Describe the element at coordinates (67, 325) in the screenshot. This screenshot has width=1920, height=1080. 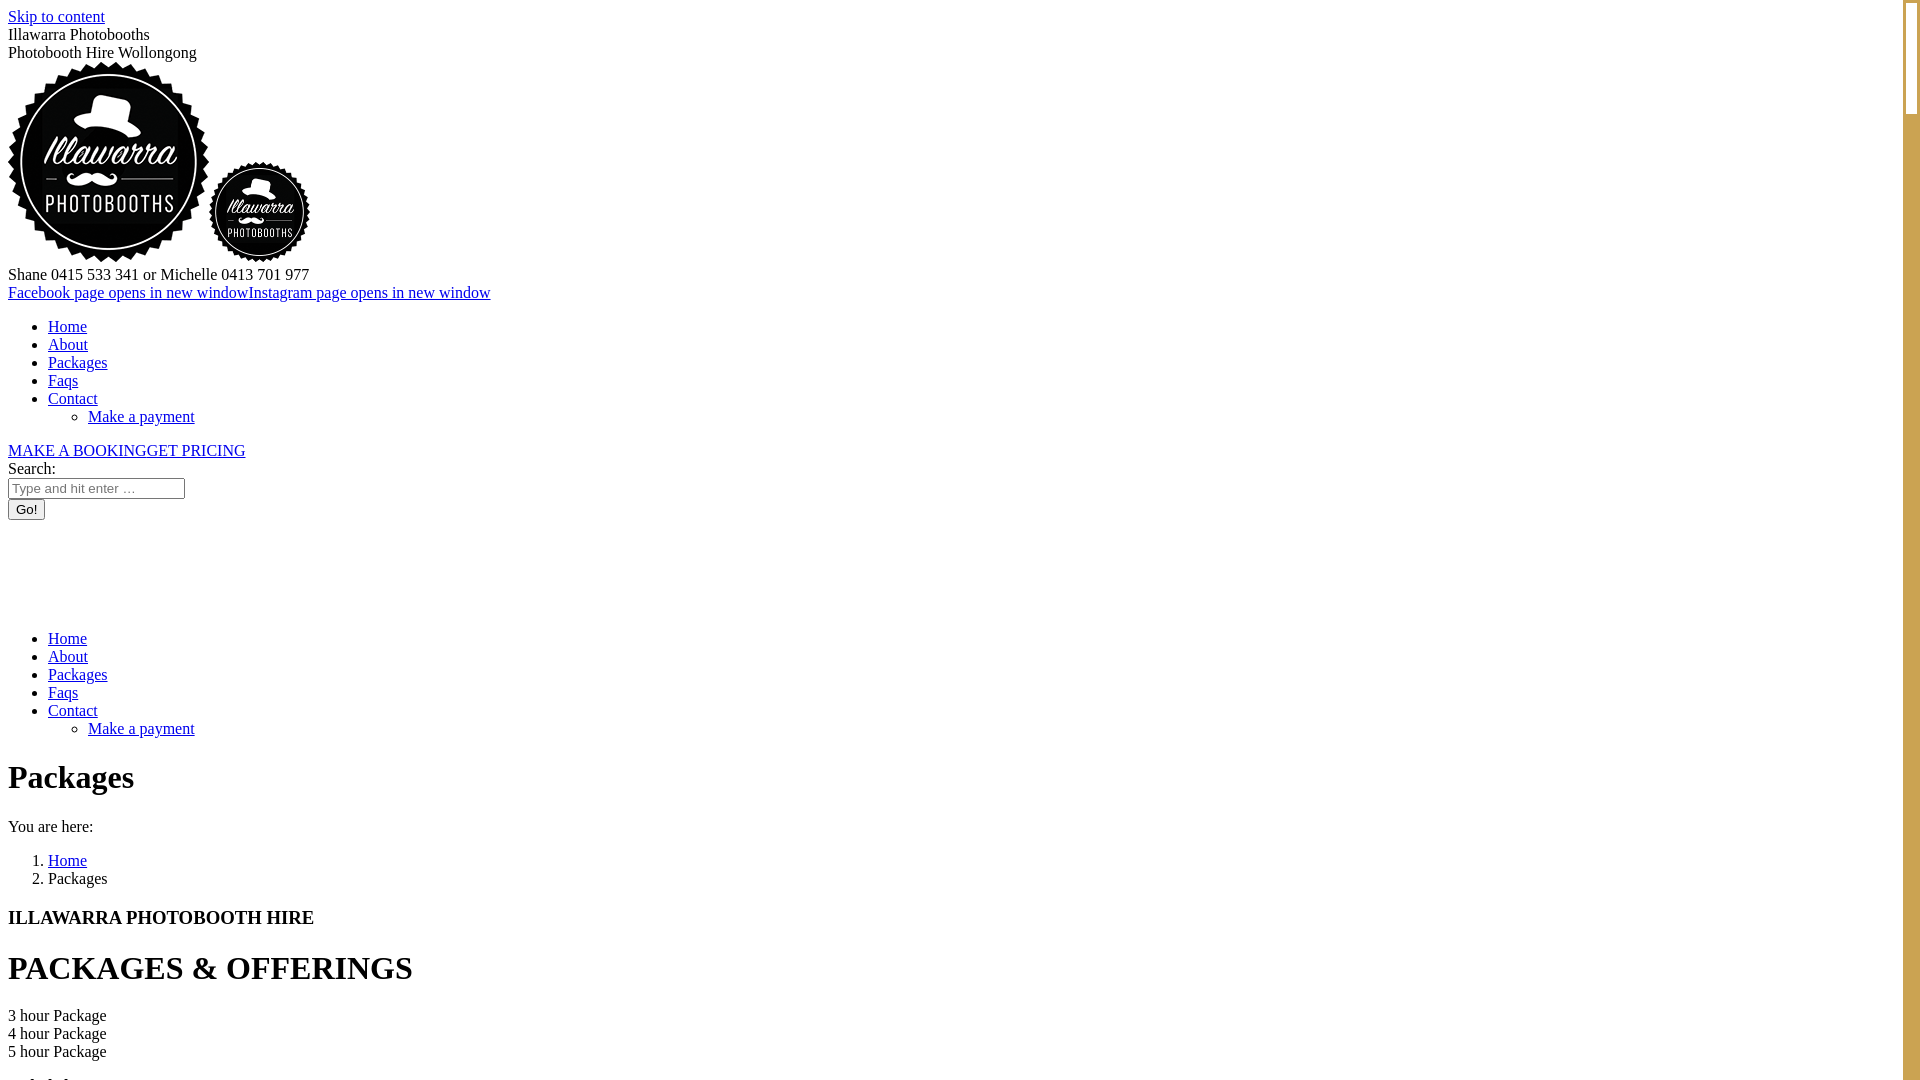
I see `'Home'` at that location.